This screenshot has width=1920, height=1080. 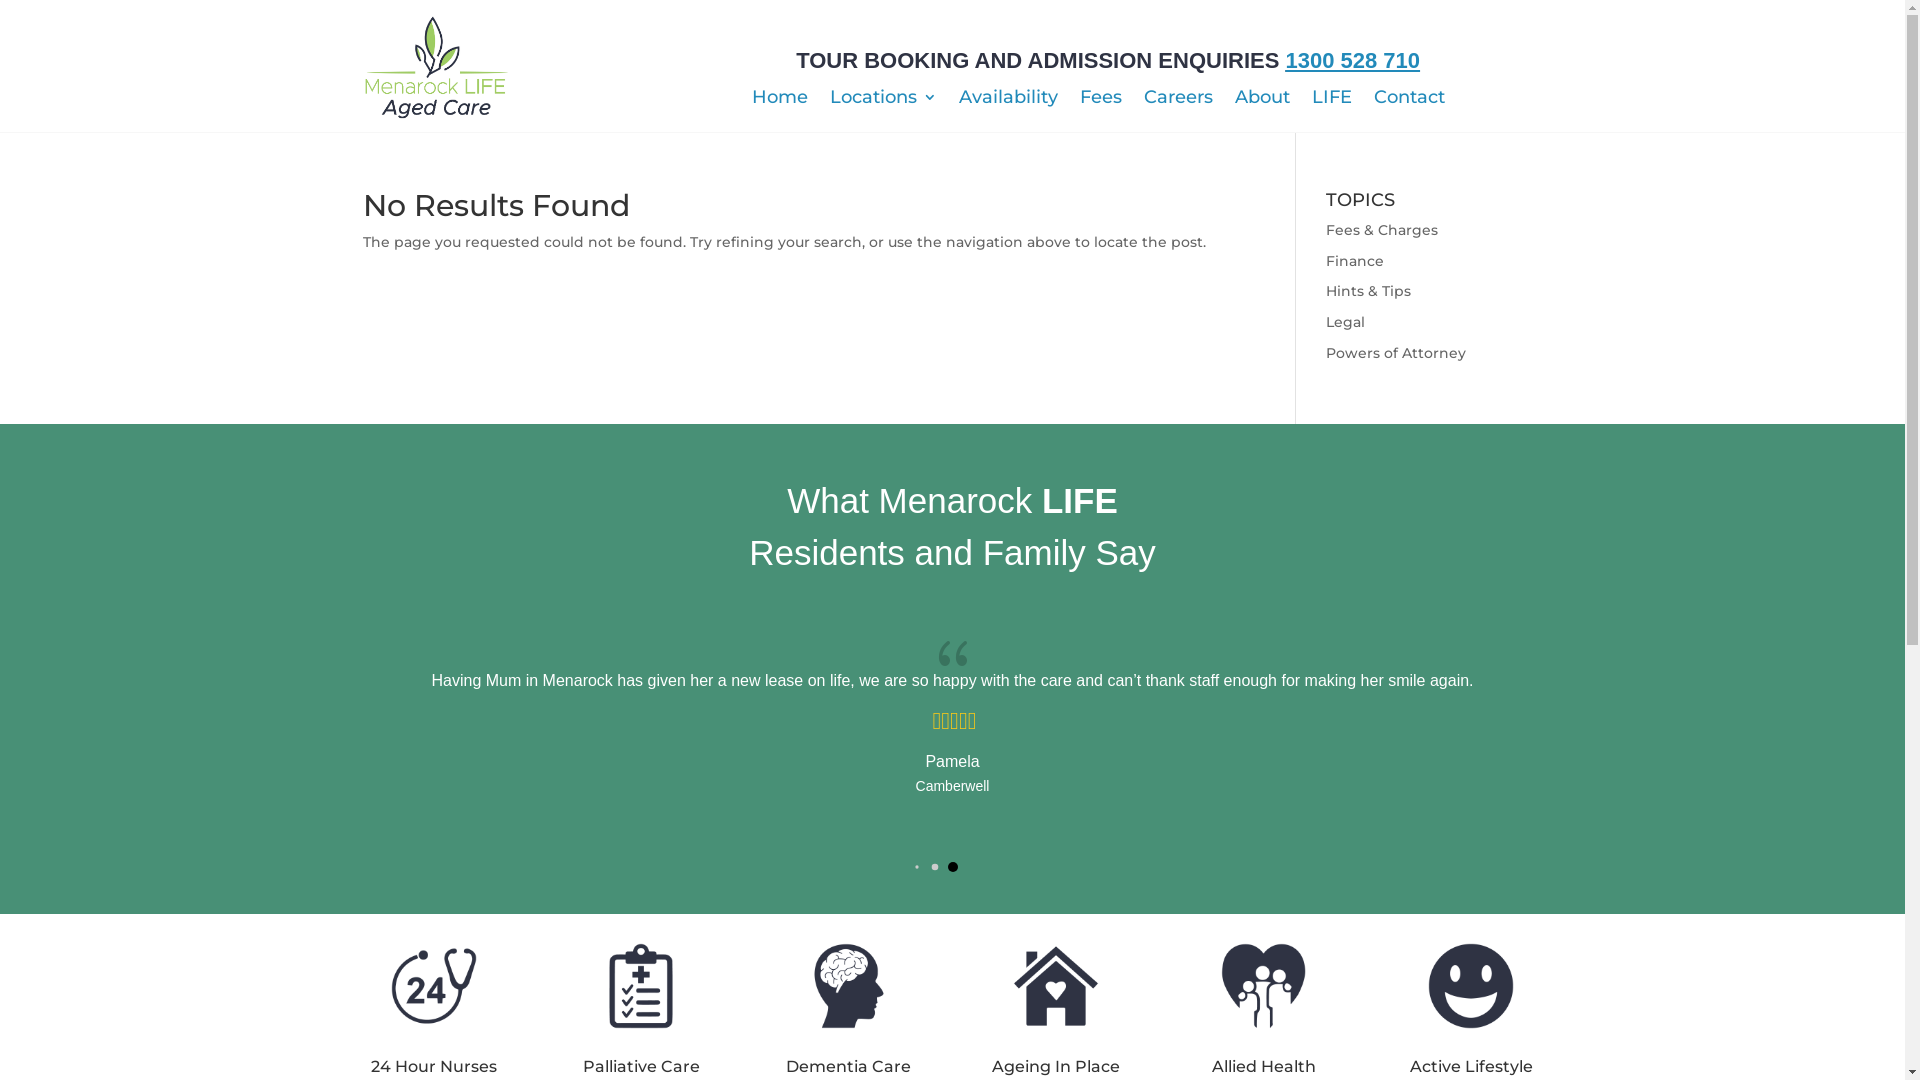 What do you see at coordinates (1332, 100) in the screenshot?
I see `'LIFE'` at bounding box center [1332, 100].